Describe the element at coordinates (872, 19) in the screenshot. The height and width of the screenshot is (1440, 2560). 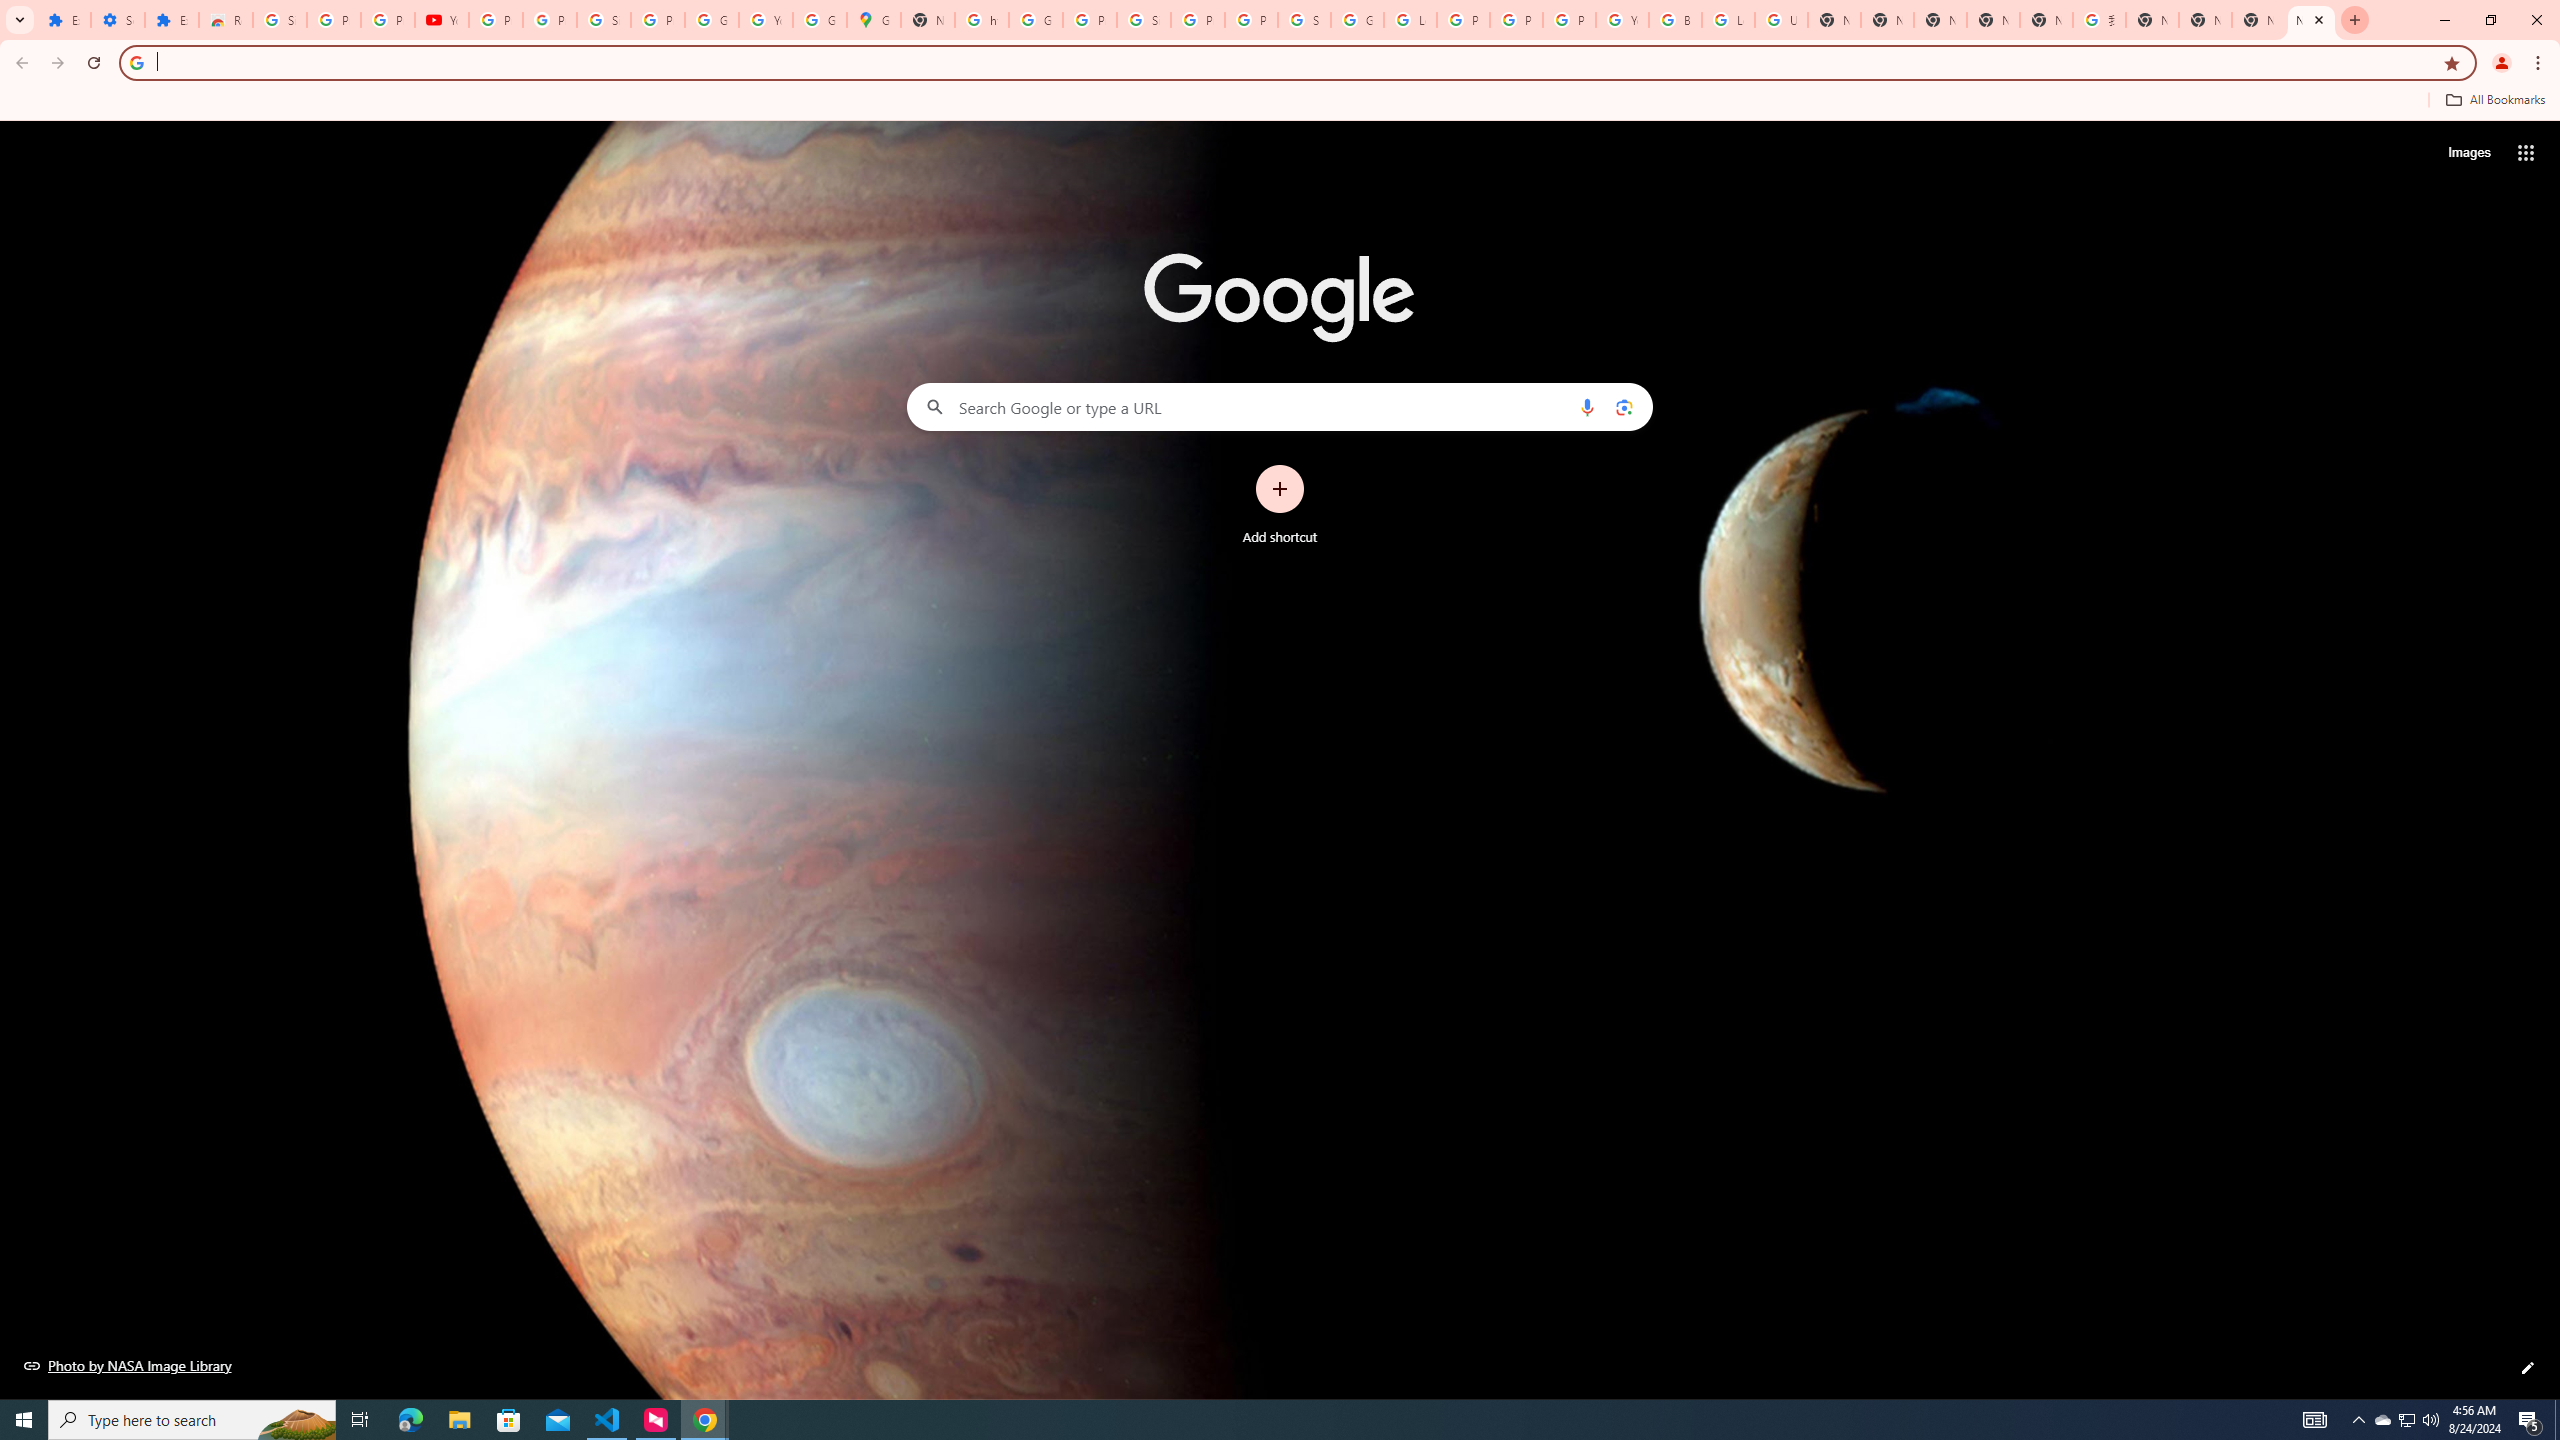
I see `'Google Maps'` at that location.